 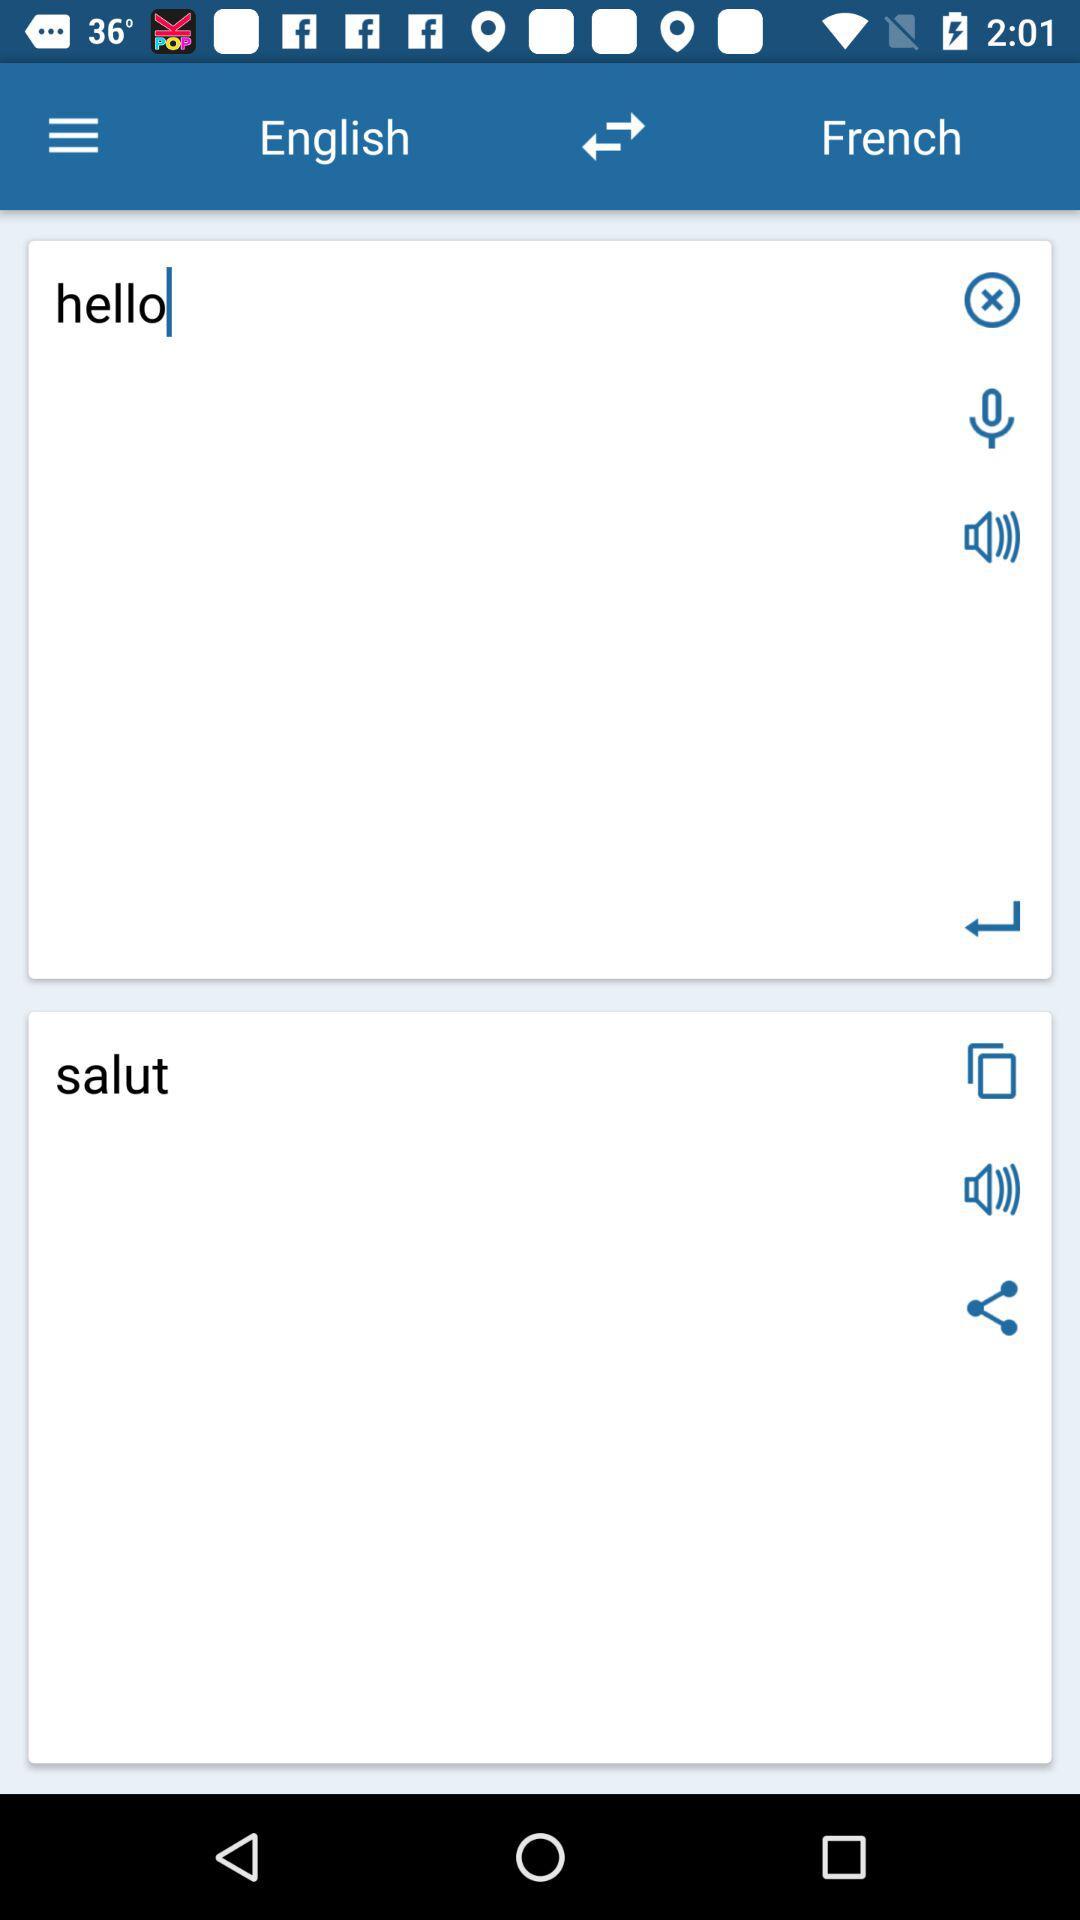 What do you see at coordinates (992, 1069) in the screenshot?
I see `icon below the hello item` at bounding box center [992, 1069].